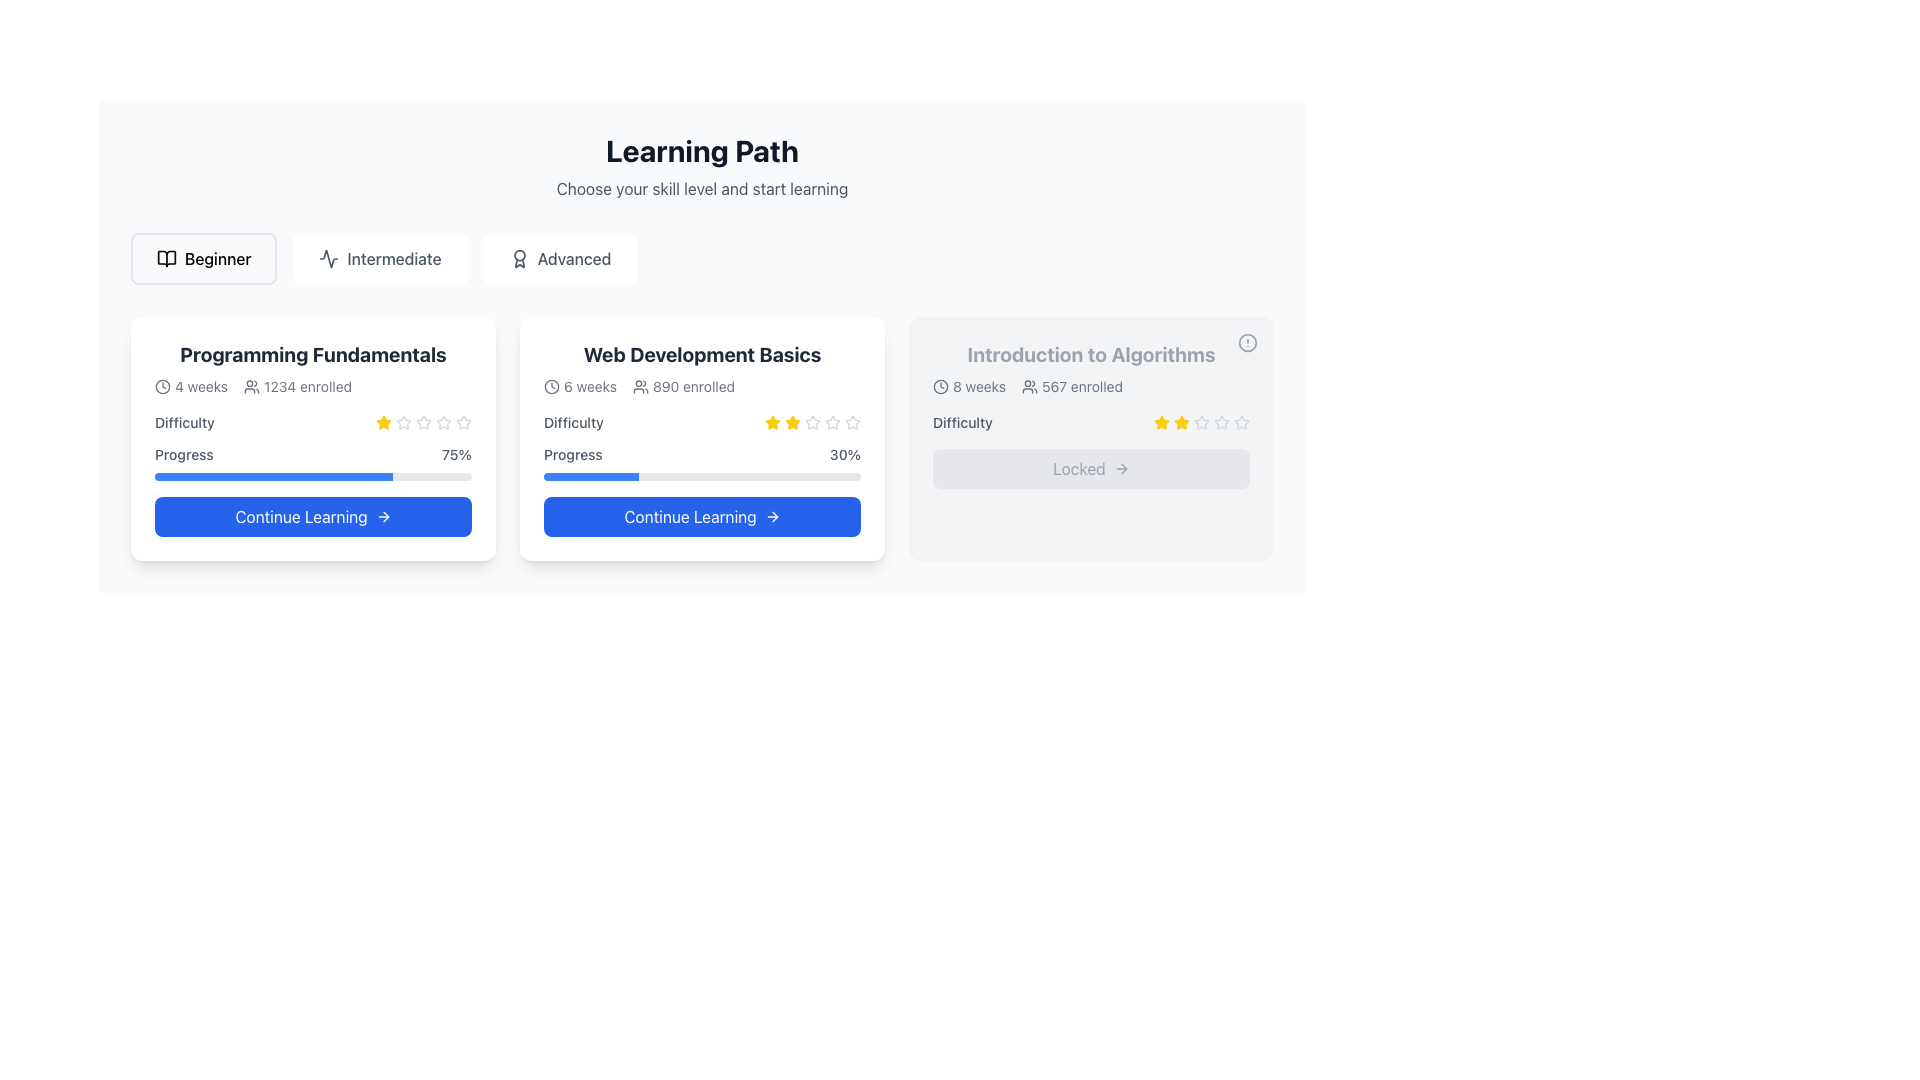 The width and height of the screenshot is (1920, 1080). Describe the element at coordinates (1090, 438) in the screenshot. I see `the content card titled 'Introduction to Algorithms' with a gray button labeled 'Locked' at the bottom` at that location.